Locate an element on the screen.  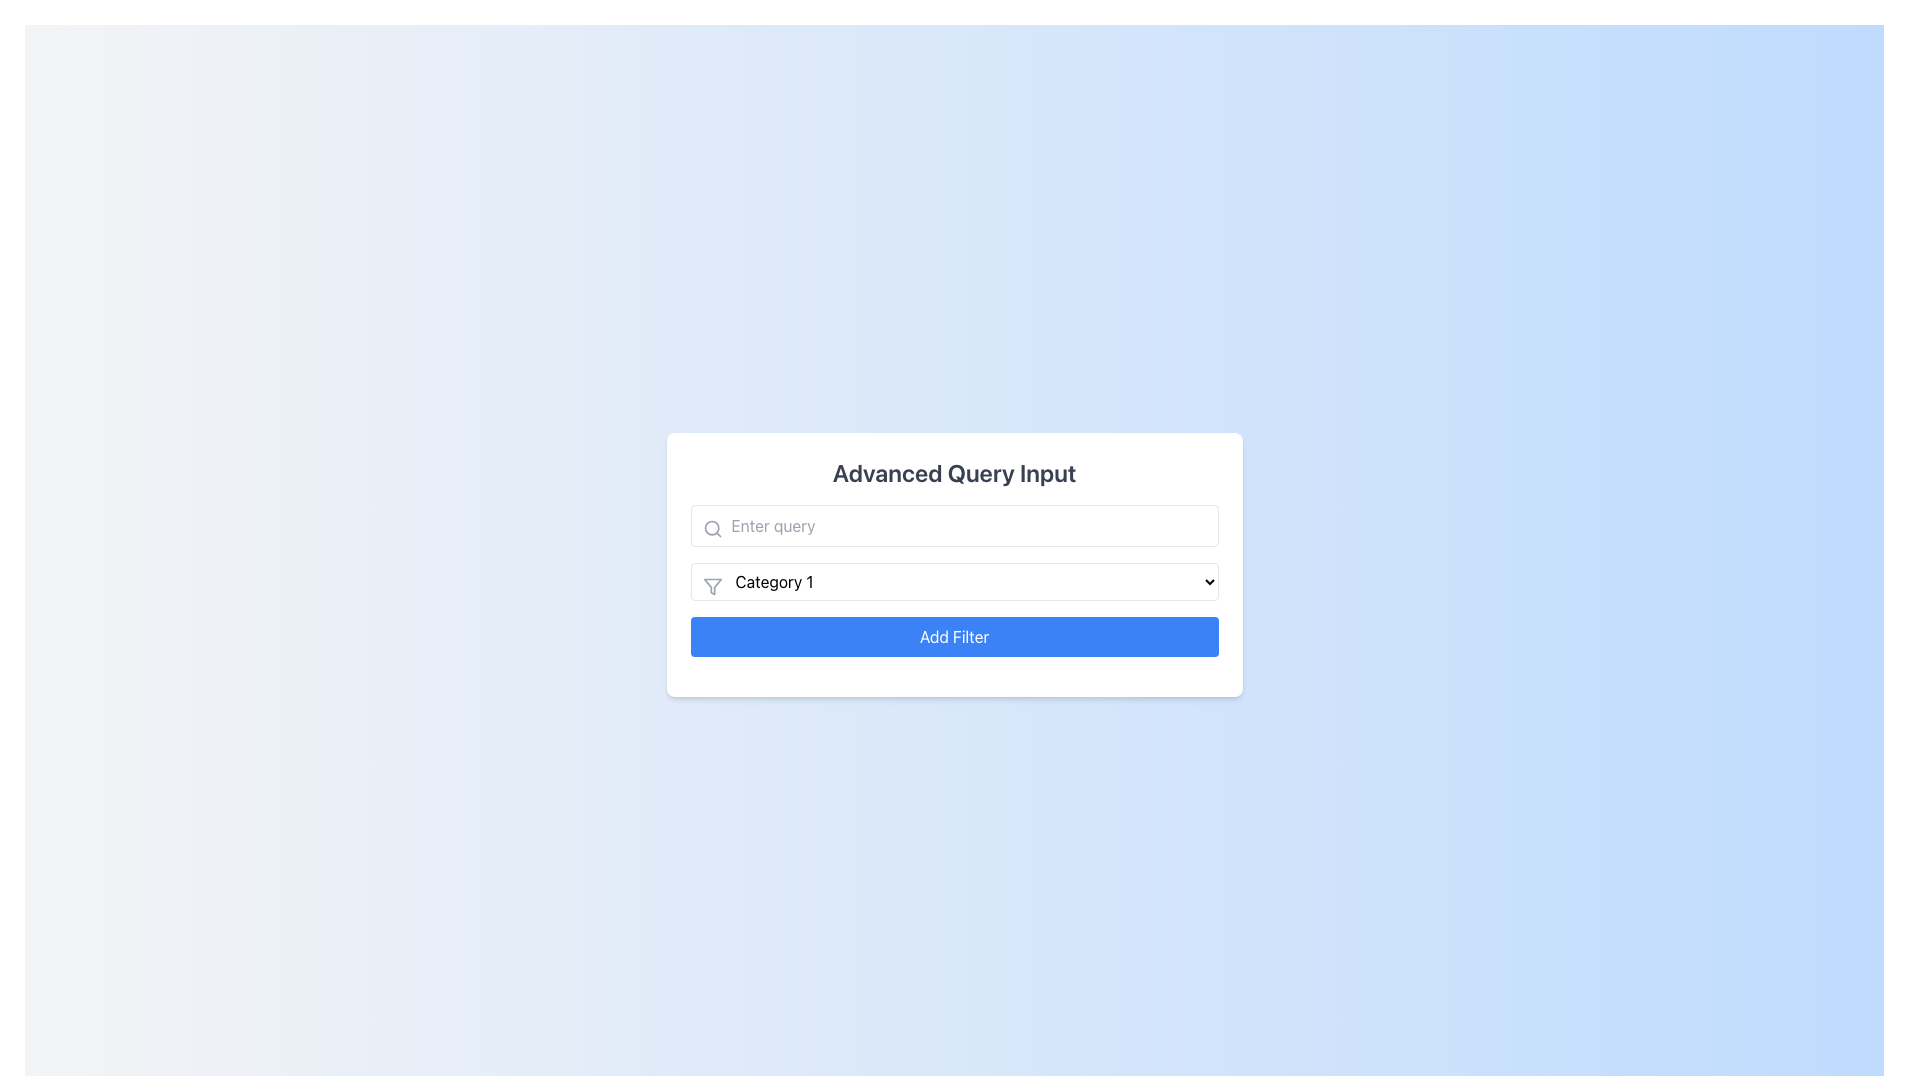
the filter icon, which is a funnel-shaped outline located at the top-left corner of the 'Category 1' dropdown area is located at coordinates (712, 585).